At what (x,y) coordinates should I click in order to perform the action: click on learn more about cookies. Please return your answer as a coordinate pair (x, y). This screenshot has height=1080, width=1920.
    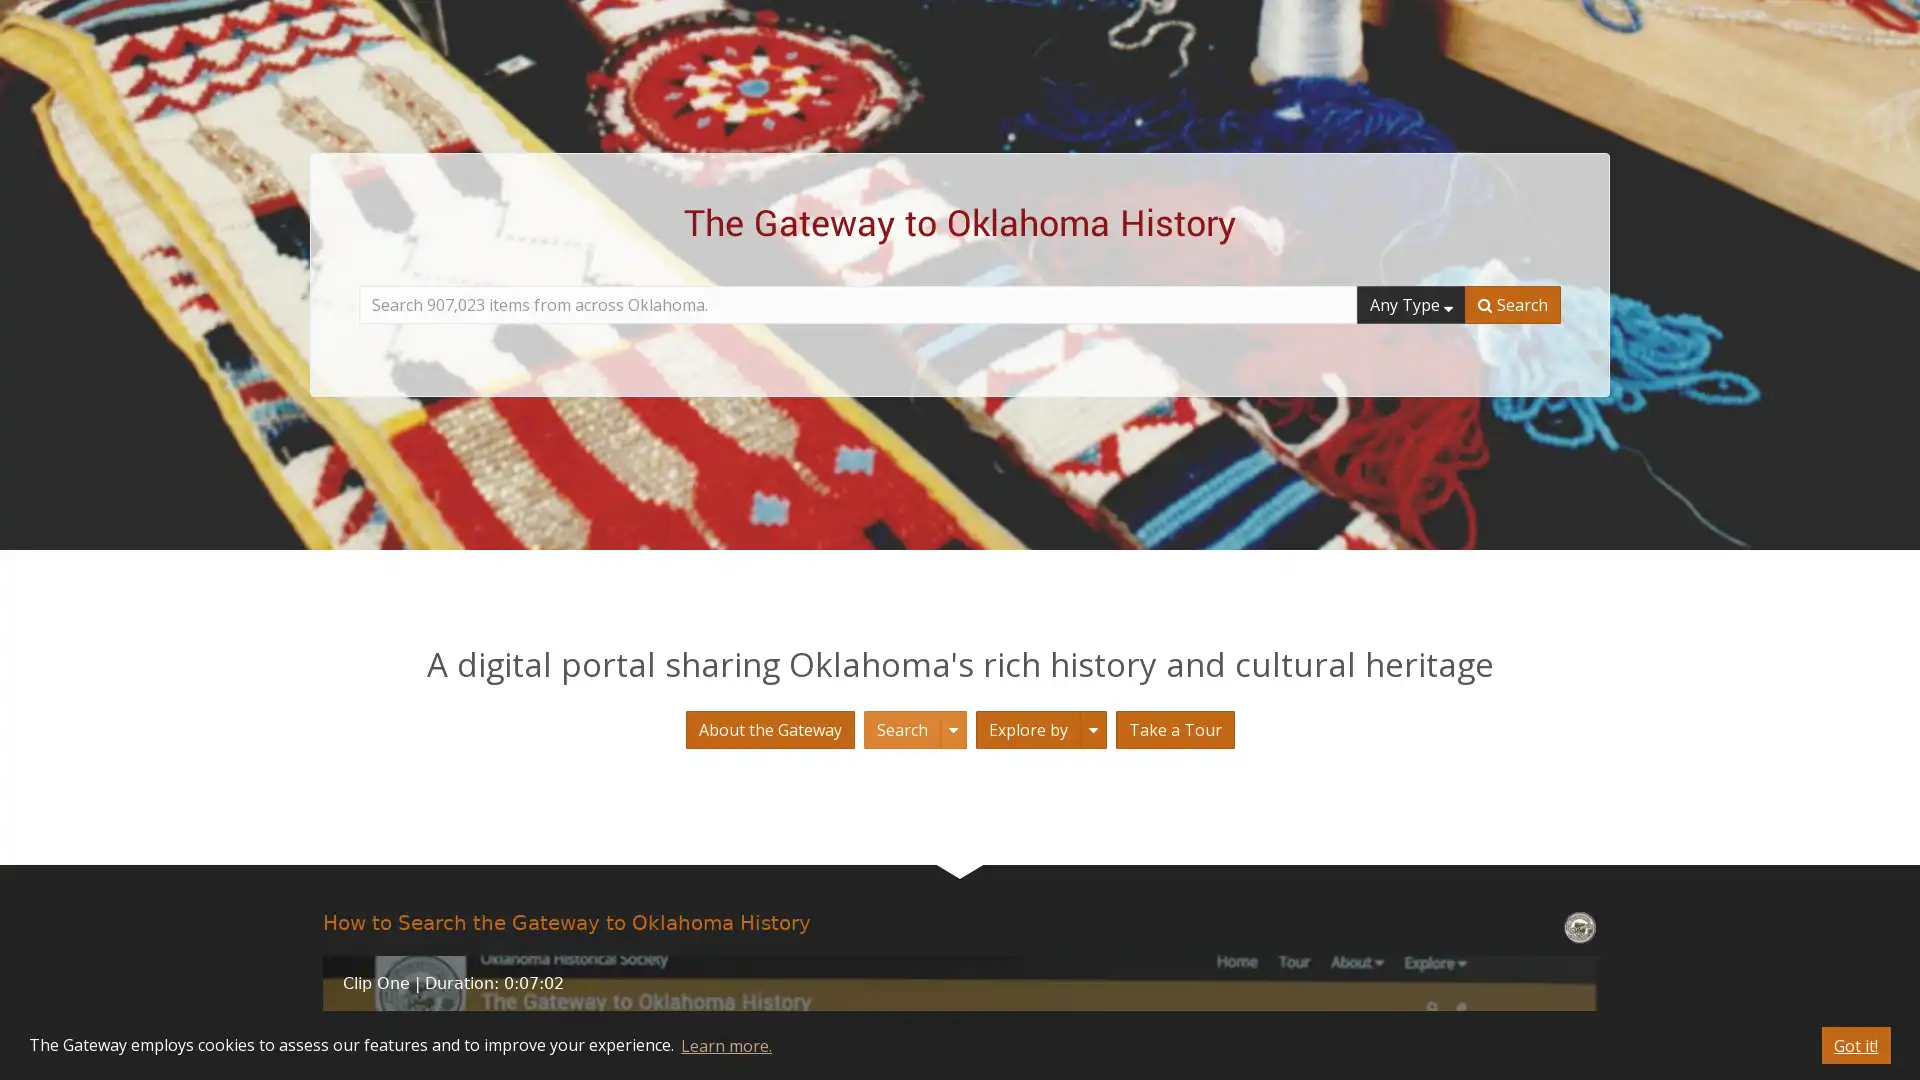
    Looking at the image, I should click on (724, 1044).